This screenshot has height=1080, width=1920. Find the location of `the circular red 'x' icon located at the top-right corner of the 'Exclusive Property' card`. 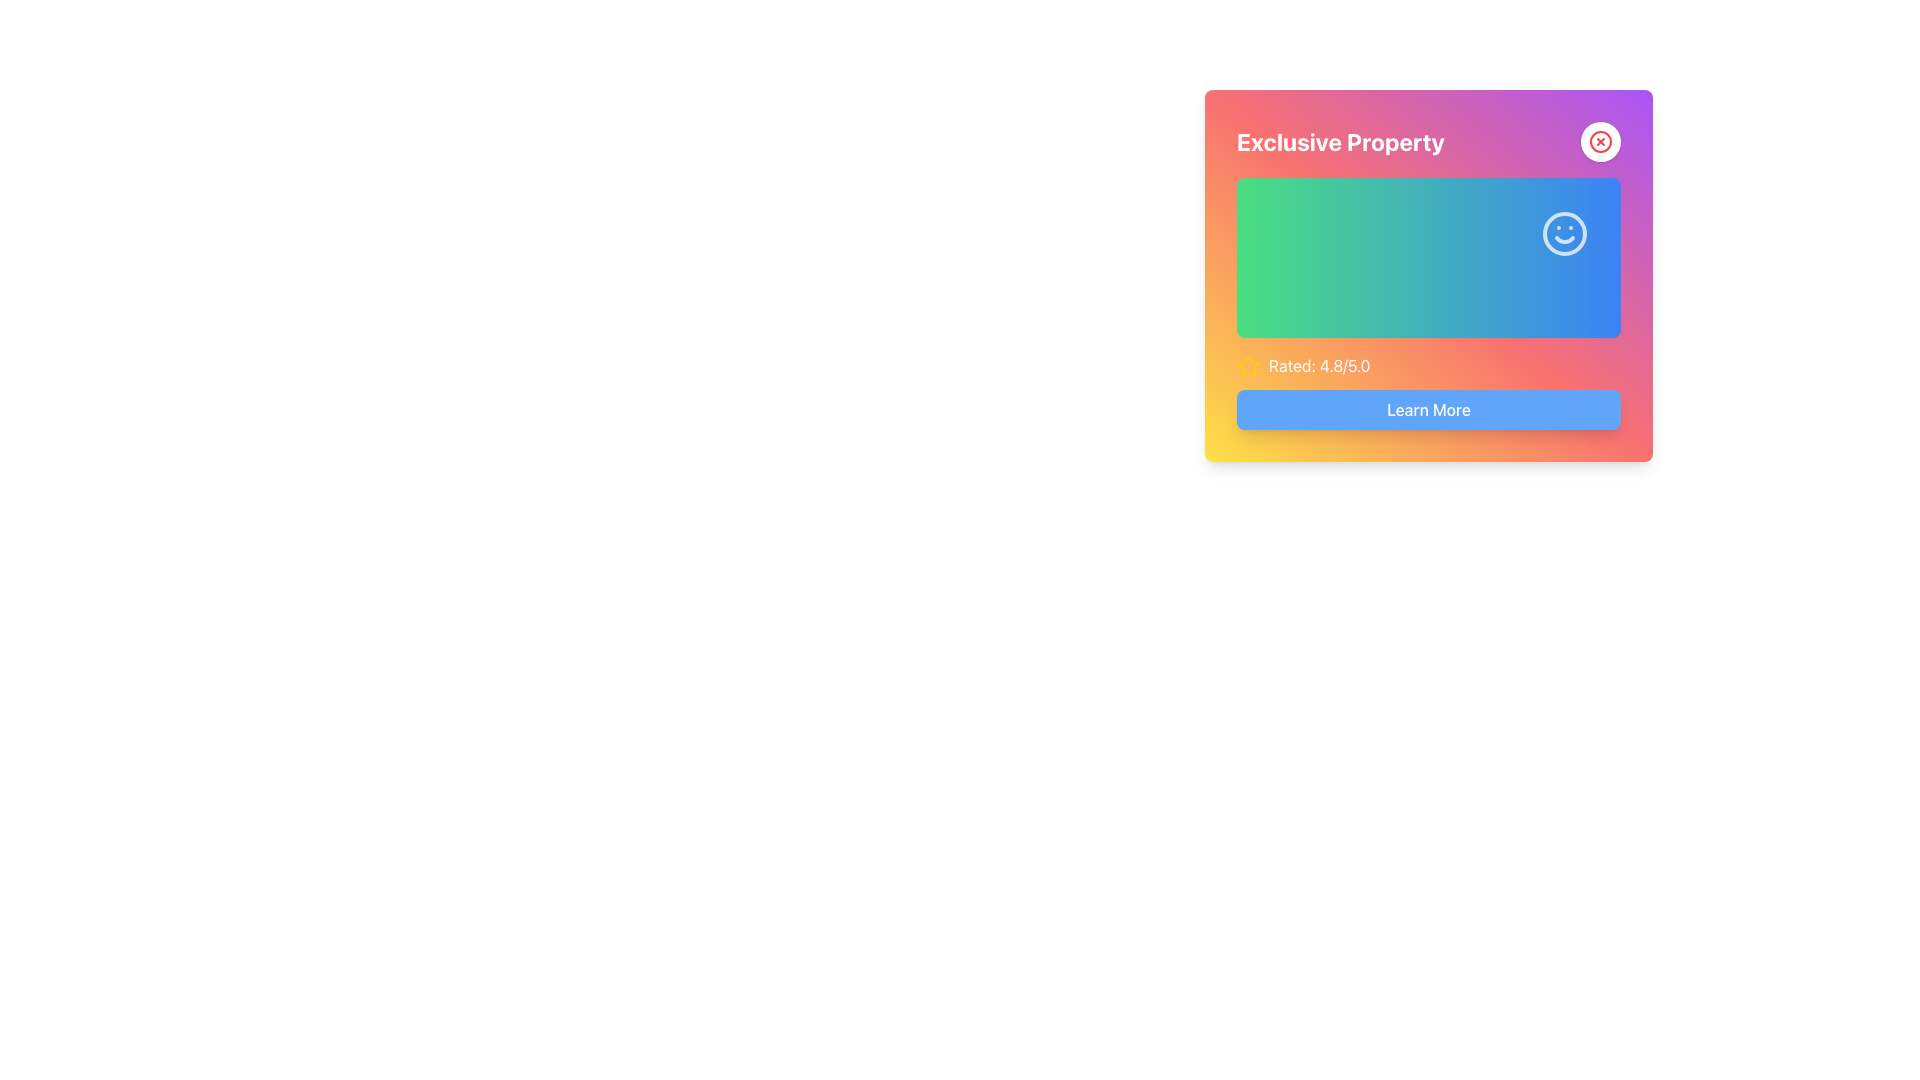

the circular red 'x' icon located at the top-right corner of the 'Exclusive Property' card is located at coordinates (1601, 141).